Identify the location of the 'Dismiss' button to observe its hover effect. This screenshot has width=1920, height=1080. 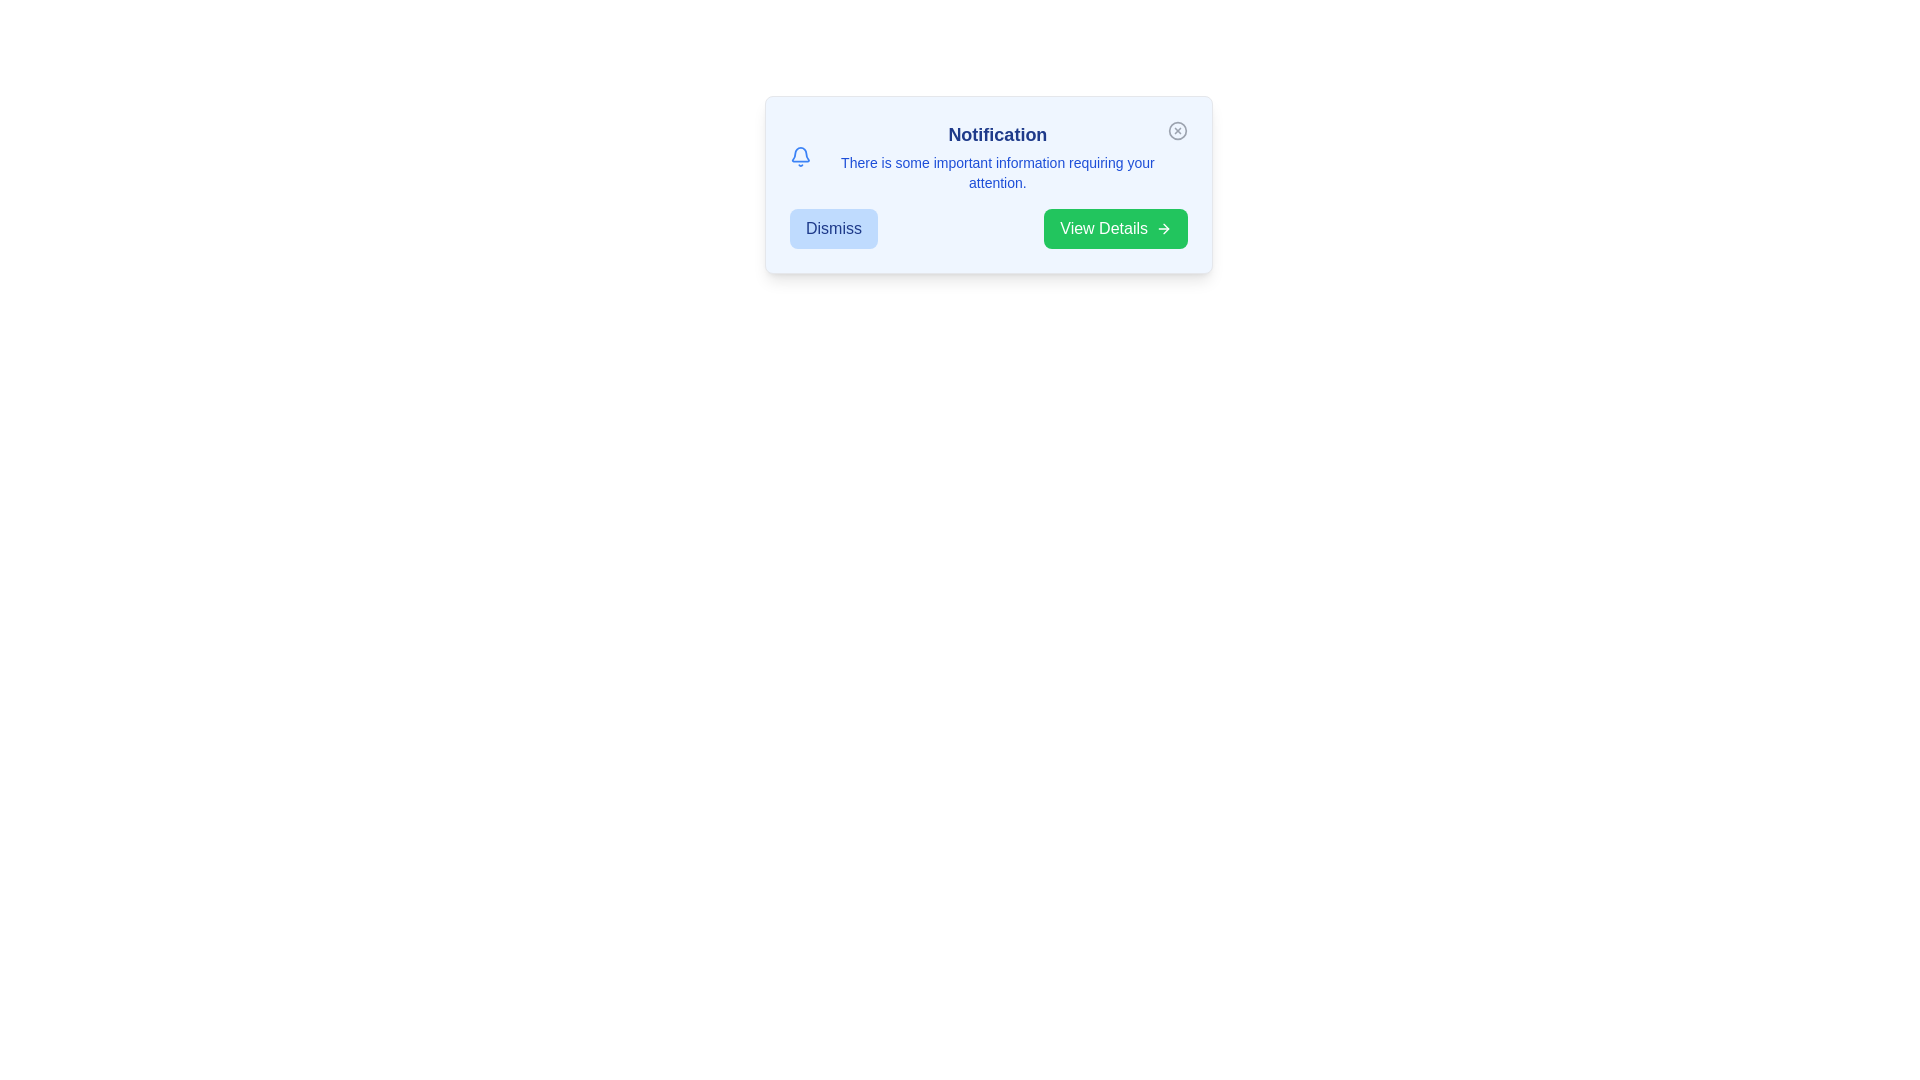
(834, 227).